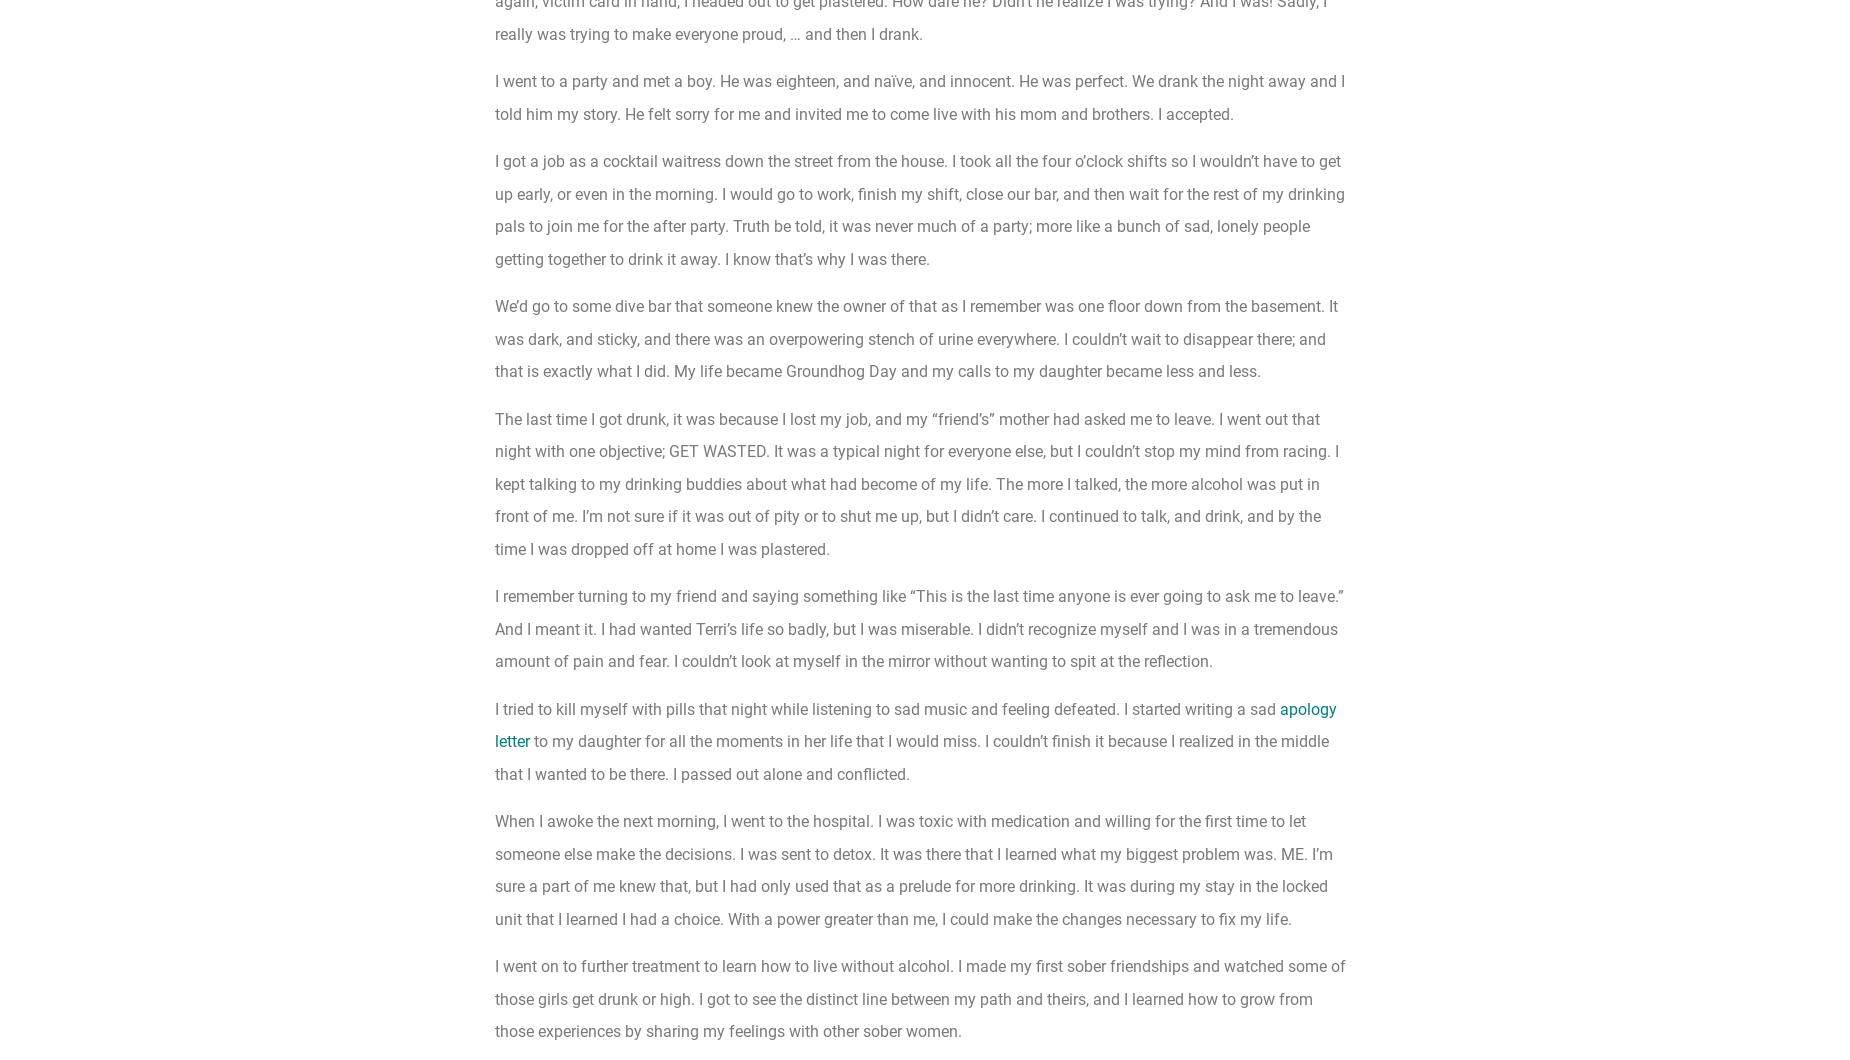 The width and height of the screenshot is (1850, 1060). What do you see at coordinates (914, 870) in the screenshot?
I see `'When I awoke the next morning, I went to the hospital. I was toxic with medication and willing for the first time to let someone else make the decisions. I was sent to detox. It was there that I learned what my biggest problem was. ME. I’m sure a part of me knew that, but I had only used that as a prelude for more drinking. It was during my stay in the locked unit that I learned I had a choice. With a power greater than me, I could make the changes necessary to fix my life.'` at bounding box center [914, 870].